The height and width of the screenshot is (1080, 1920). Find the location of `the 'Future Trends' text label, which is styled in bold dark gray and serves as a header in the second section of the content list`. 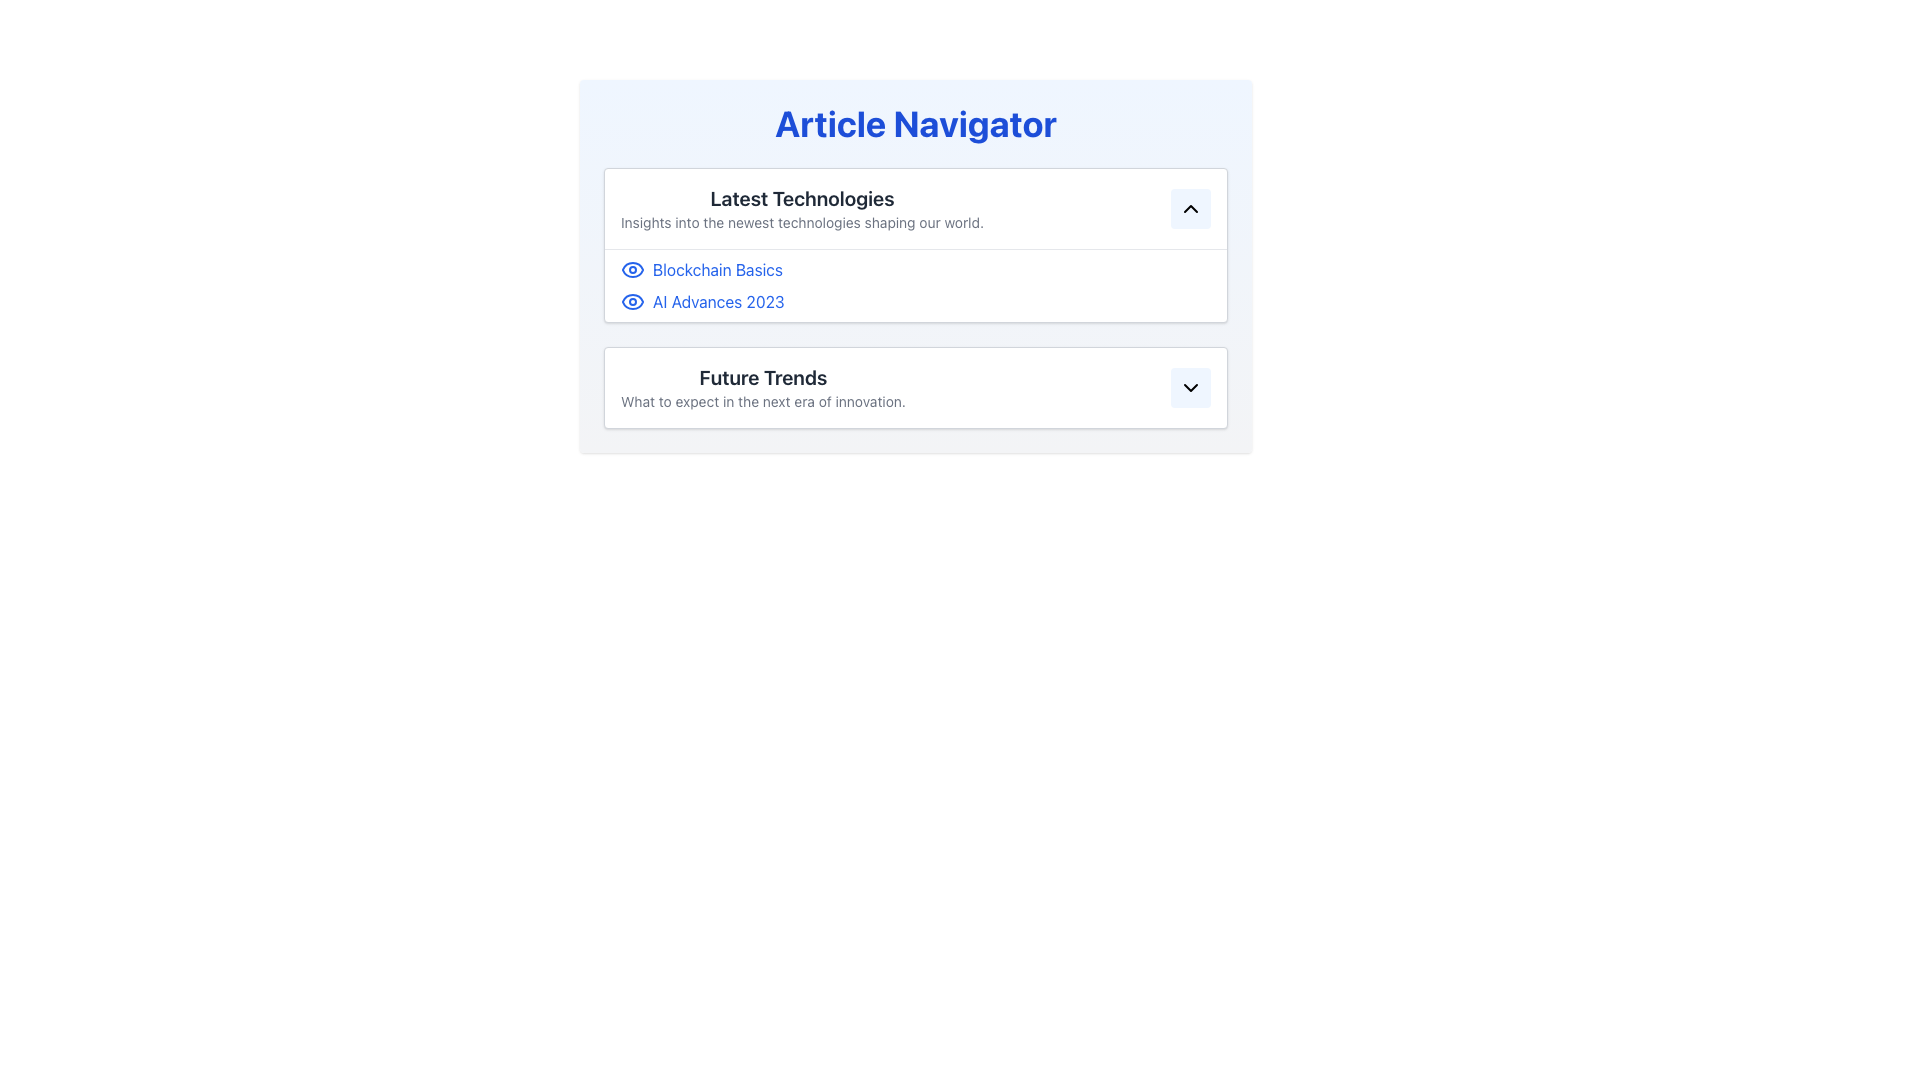

the 'Future Trends' text label, which is styled in bold dark gray and serves as a header in the second section of the content list is located at coordinates (762, 378).